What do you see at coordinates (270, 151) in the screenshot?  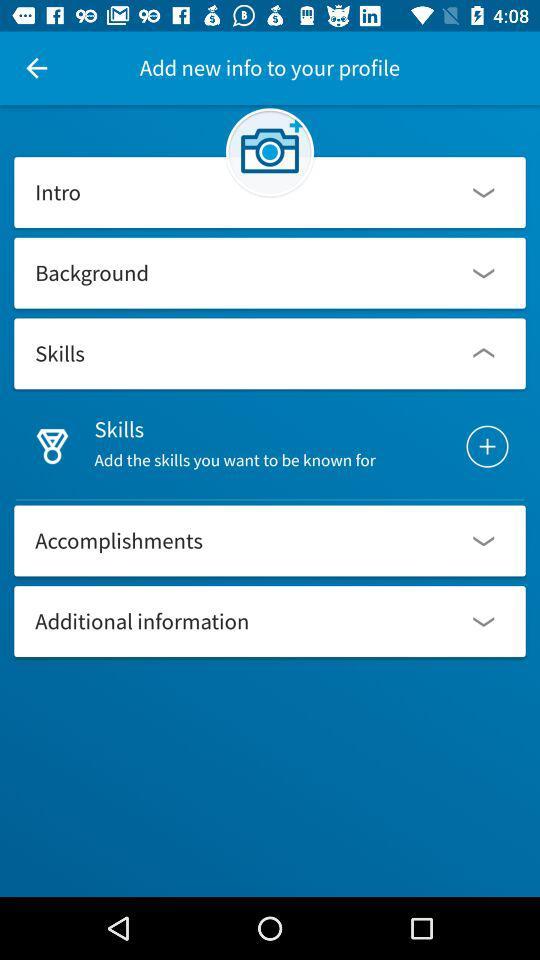 I see `camera icon below add new info to your profile` at bounding box center [270, 151].